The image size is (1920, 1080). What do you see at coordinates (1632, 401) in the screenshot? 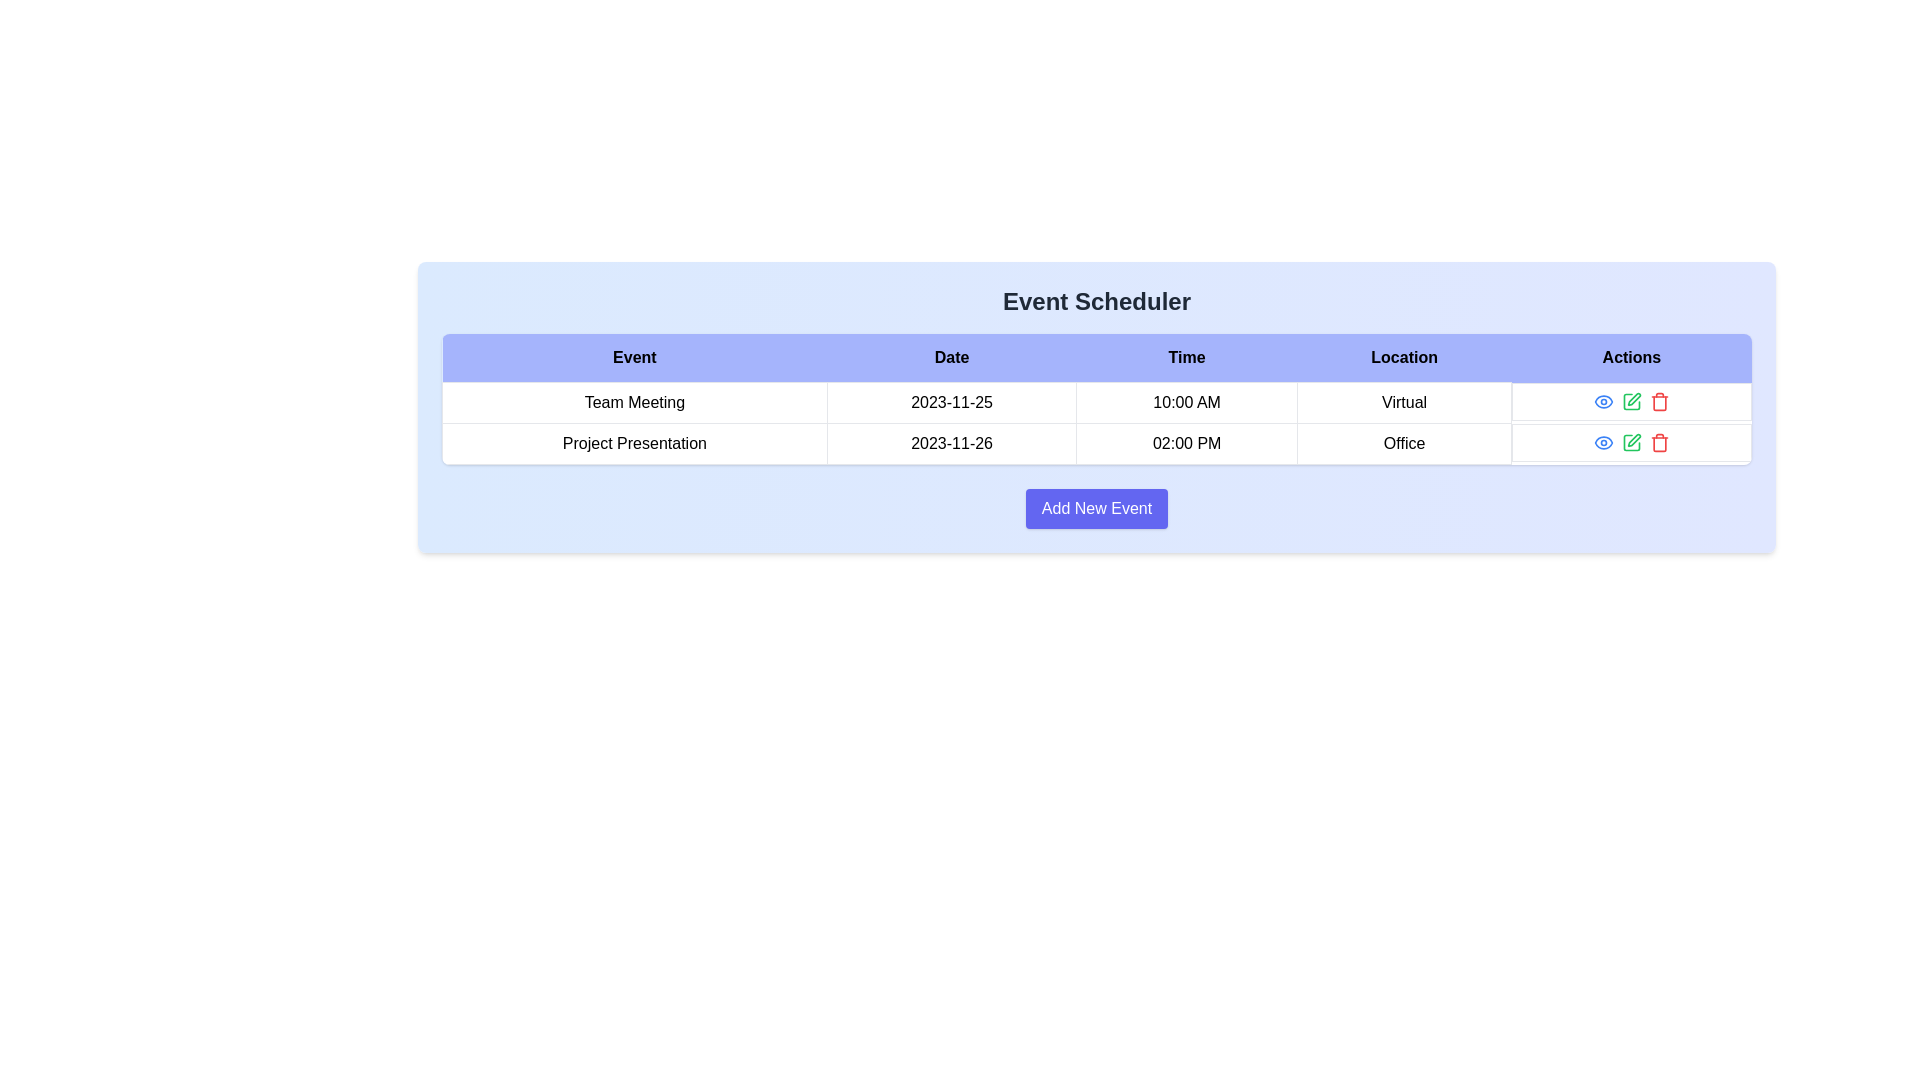
I see `the edit button represented by a small square icon with a green outline and a pen symbol, located in the 'Actions' column for the 'Team Meeting' row in the 'Event Scheduler' table` at bounding box center [1632, 401].